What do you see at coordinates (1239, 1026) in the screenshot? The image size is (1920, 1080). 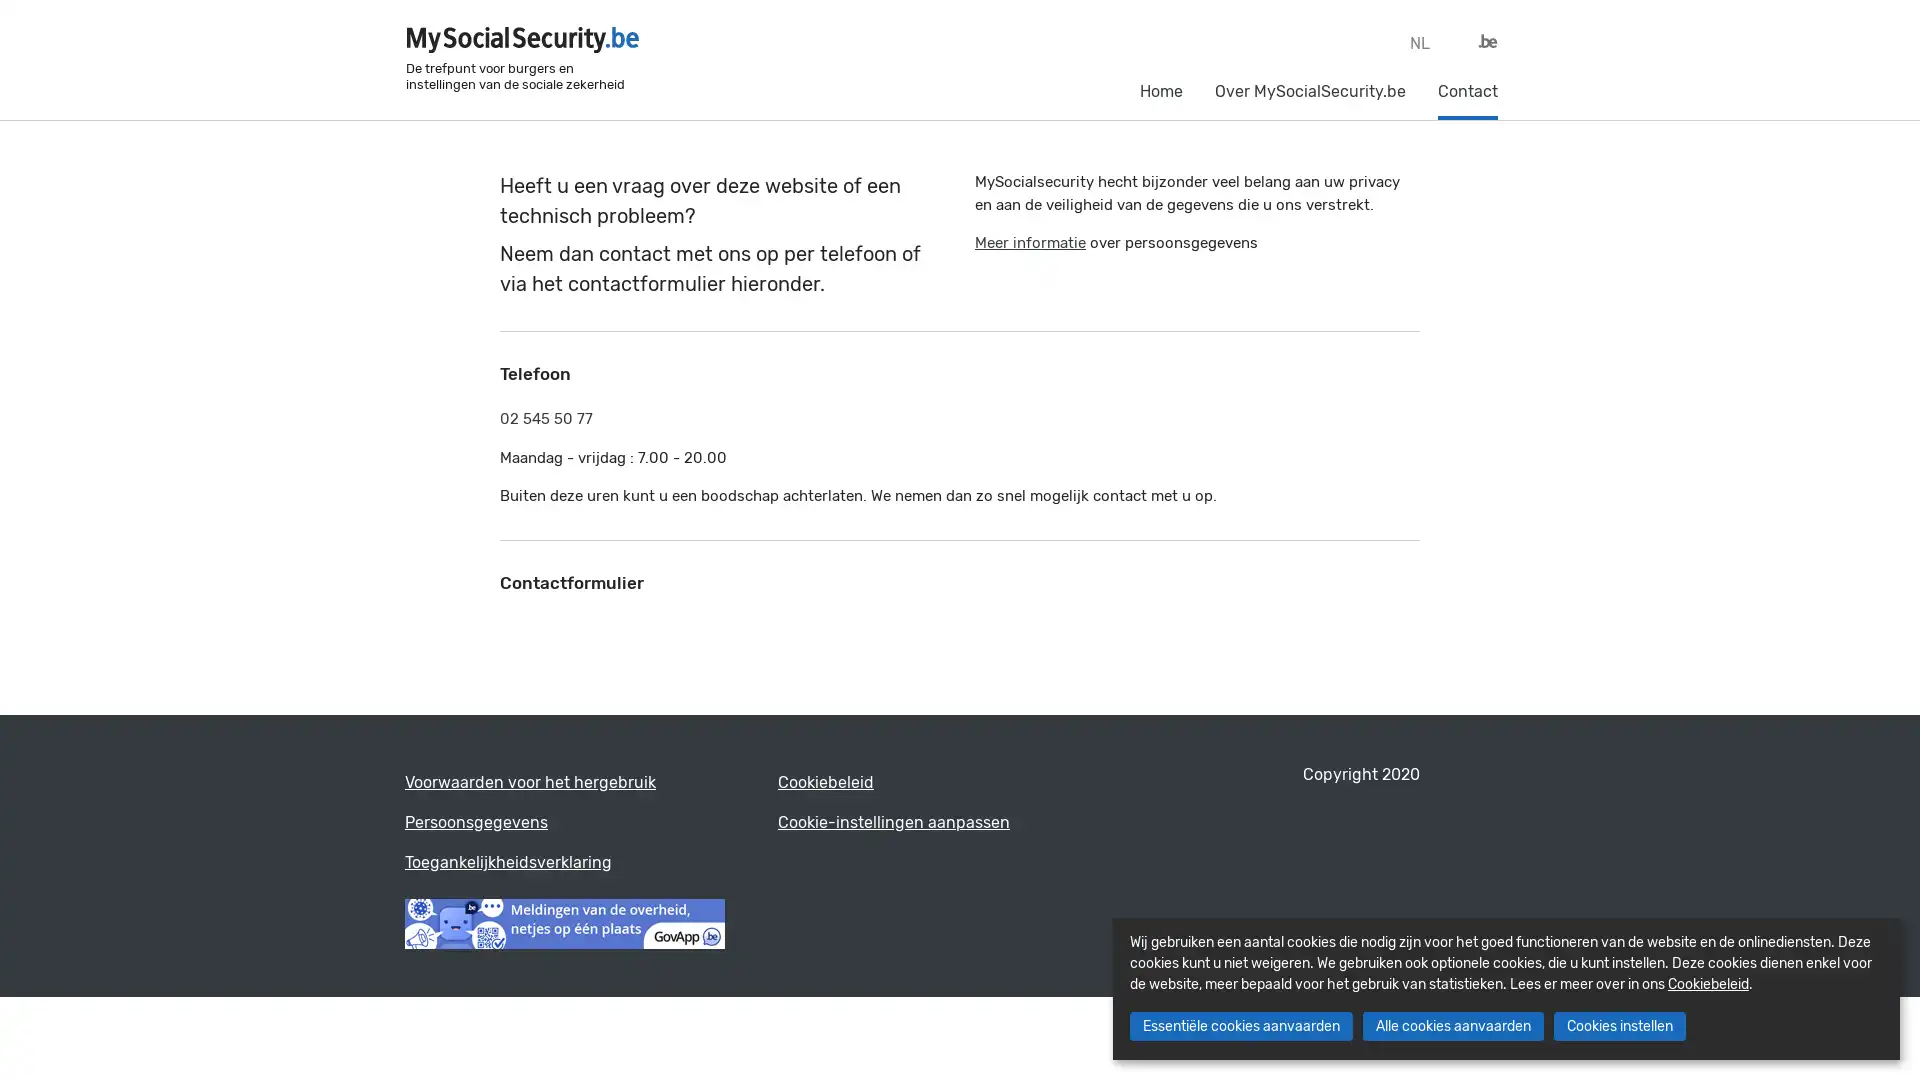 I see `Essentiele cookies aanvaarden` at bounding box center [1239, 1026].